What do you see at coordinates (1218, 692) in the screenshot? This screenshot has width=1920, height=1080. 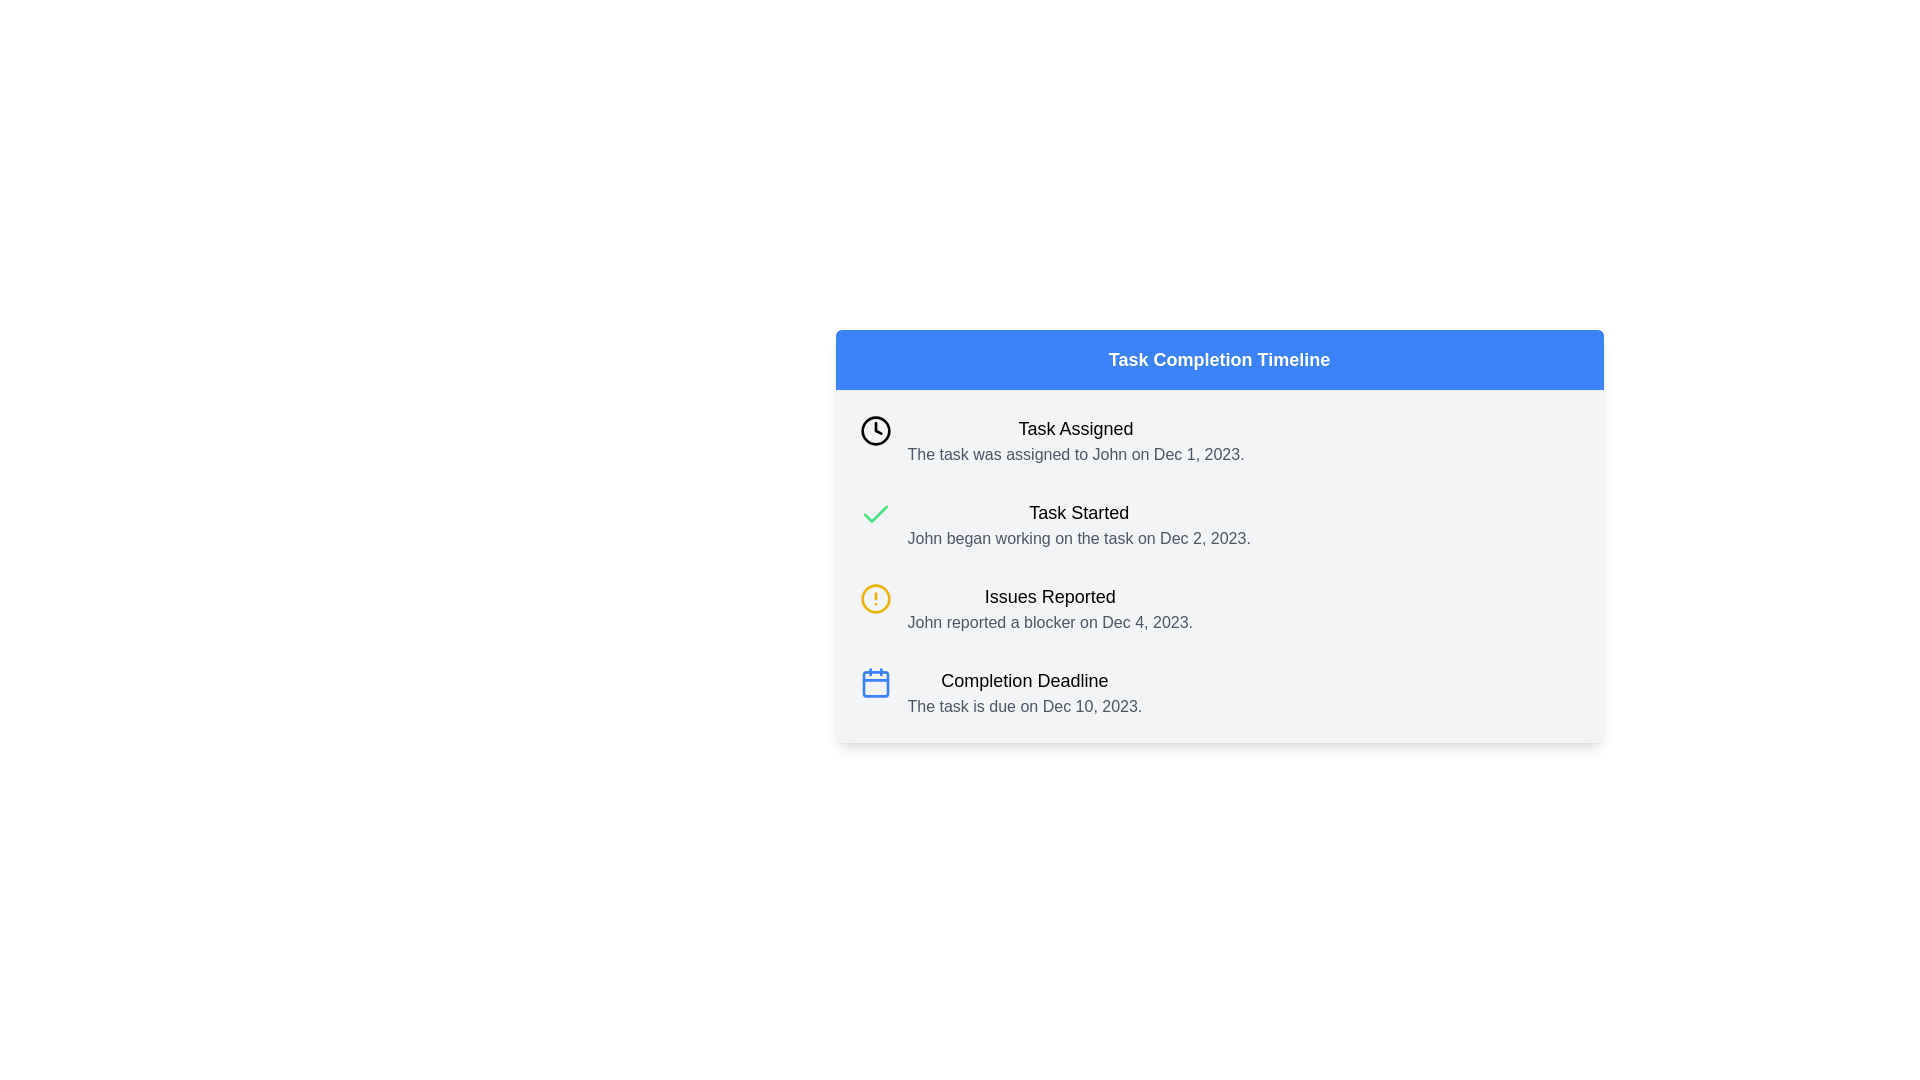 I see `the Information Display Block that shows the deadline for task completion, located beneath the 'Issues Reported' row in the task timeline interface` at bounding box center [1218, 692].